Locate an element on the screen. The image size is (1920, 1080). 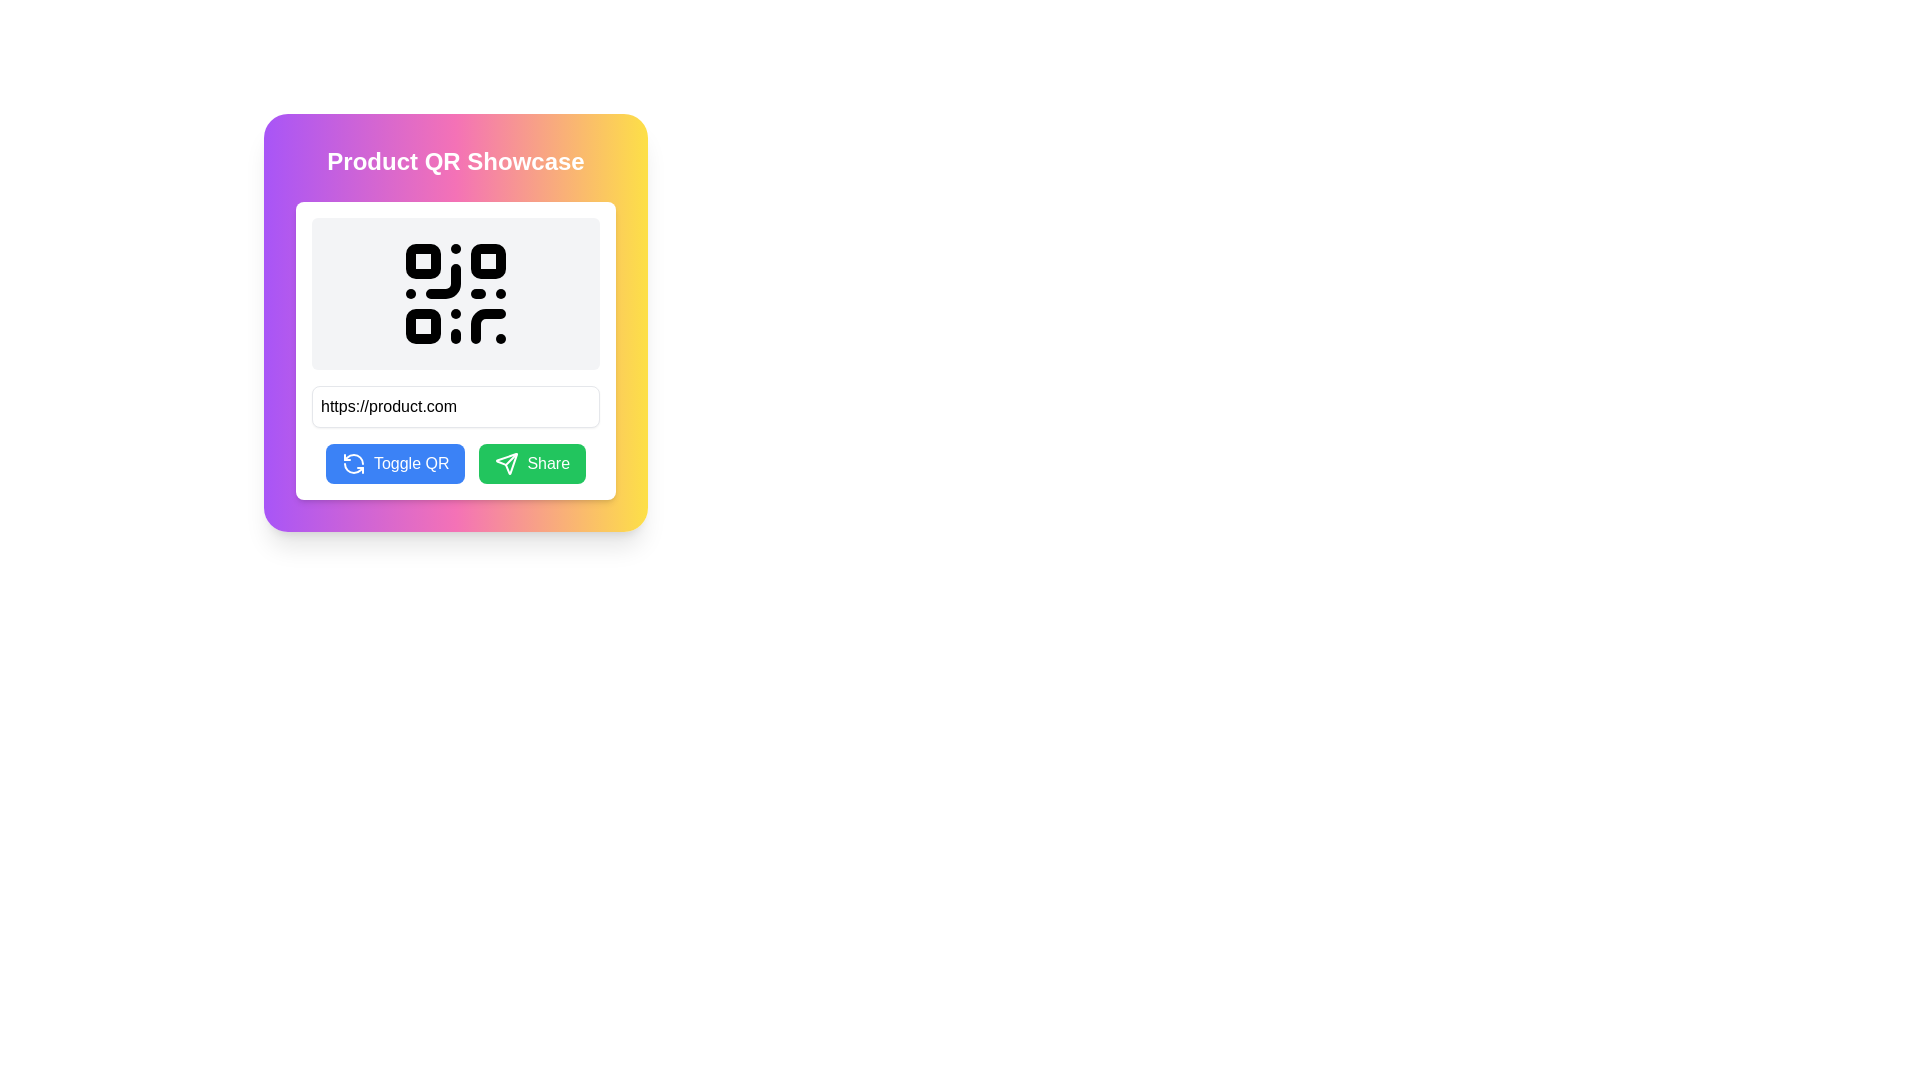
the QR code by clicking on the curved line component located in the upper-right part of the QR code is located at coordinates (442, 281).